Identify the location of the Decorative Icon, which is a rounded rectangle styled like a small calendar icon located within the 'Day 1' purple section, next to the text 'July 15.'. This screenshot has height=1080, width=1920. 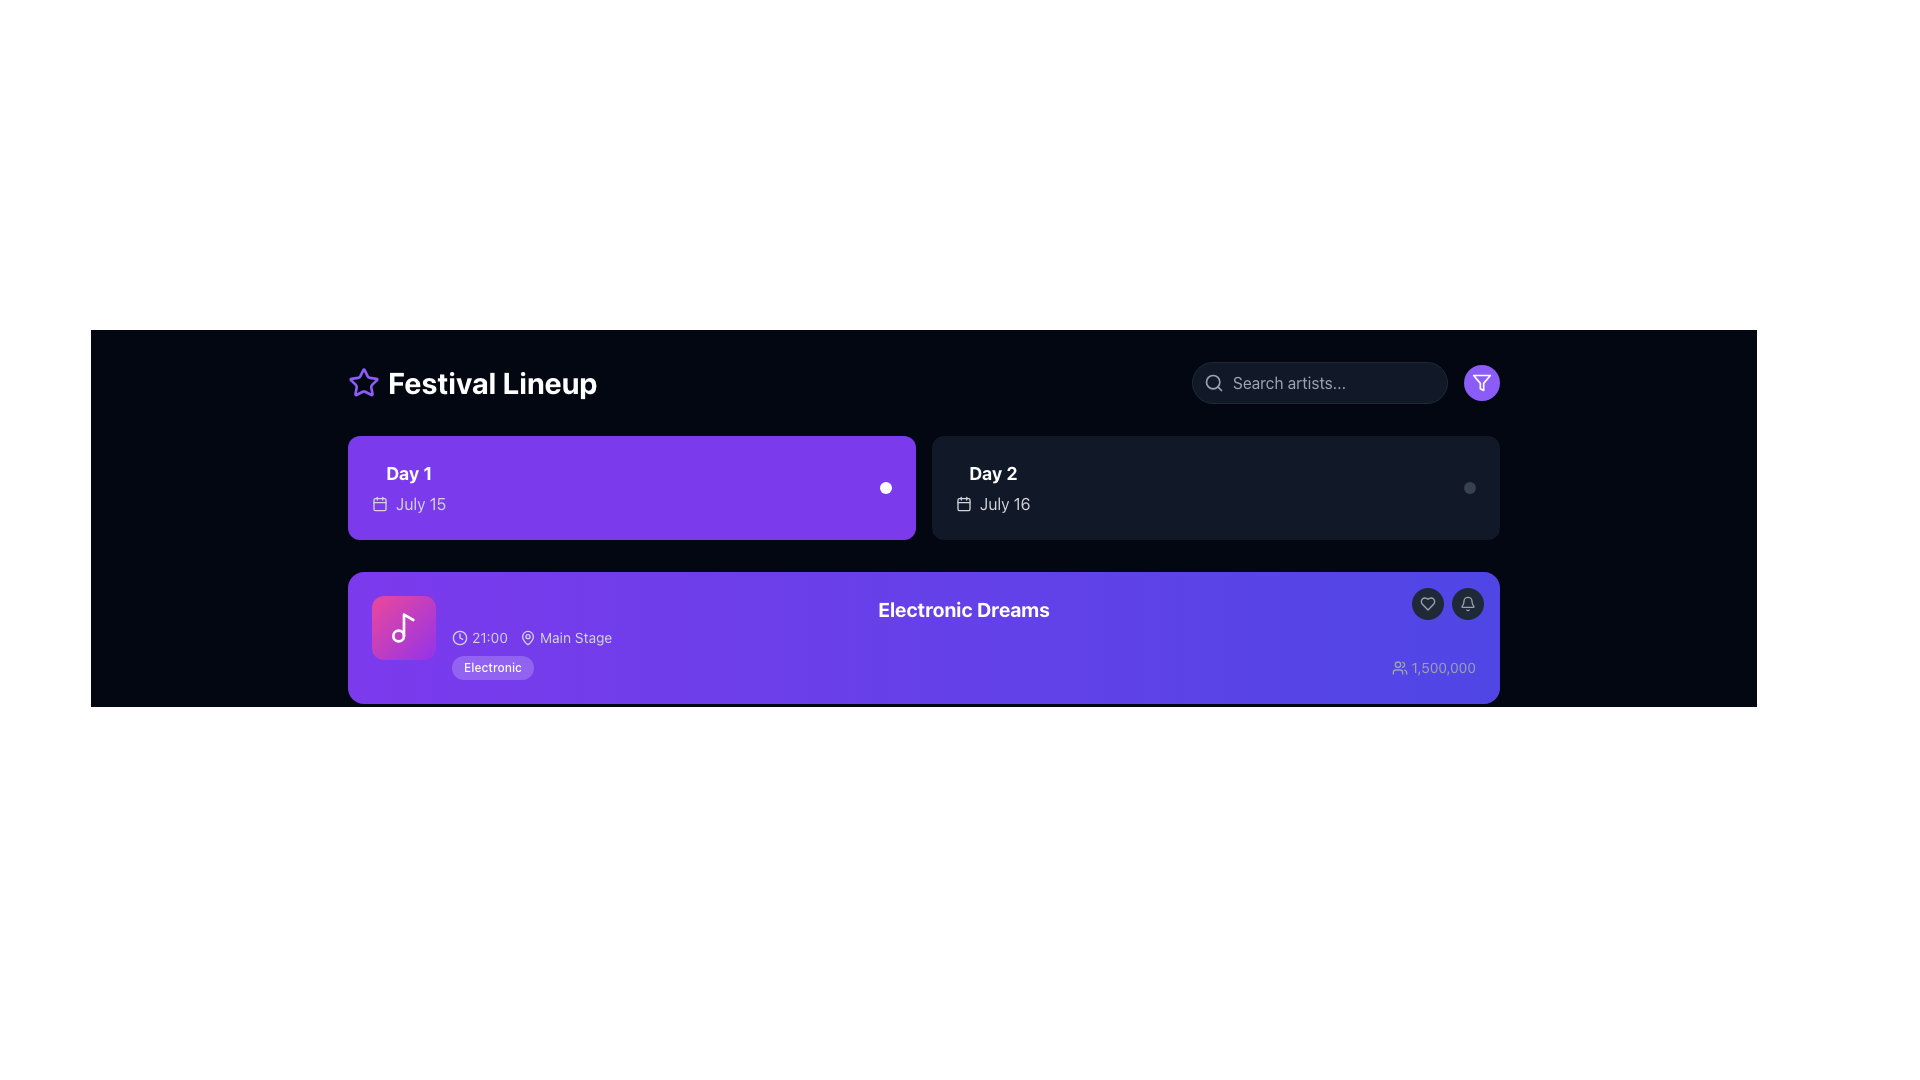
(379, 503).